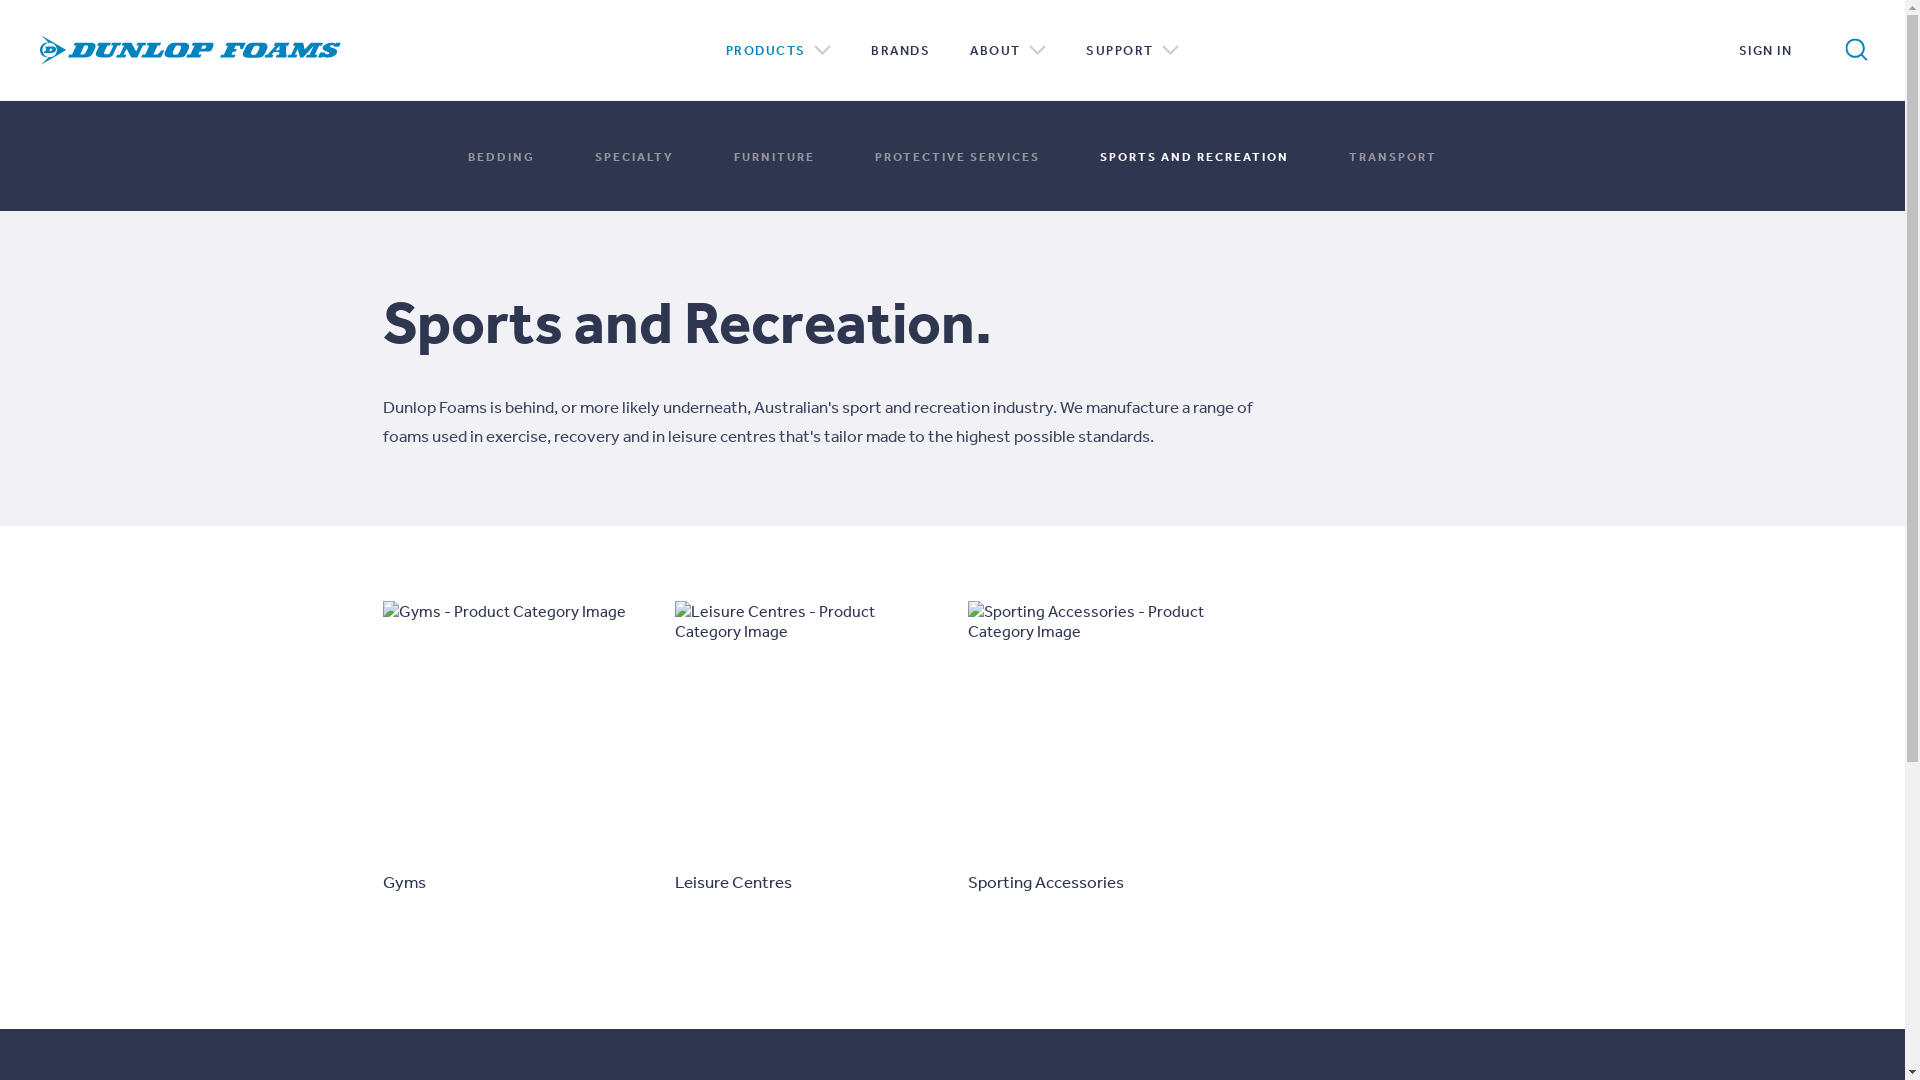 This screenshot has height=1080, width=1920. I want to click on 'SPECIALTY', so click(594, 154).